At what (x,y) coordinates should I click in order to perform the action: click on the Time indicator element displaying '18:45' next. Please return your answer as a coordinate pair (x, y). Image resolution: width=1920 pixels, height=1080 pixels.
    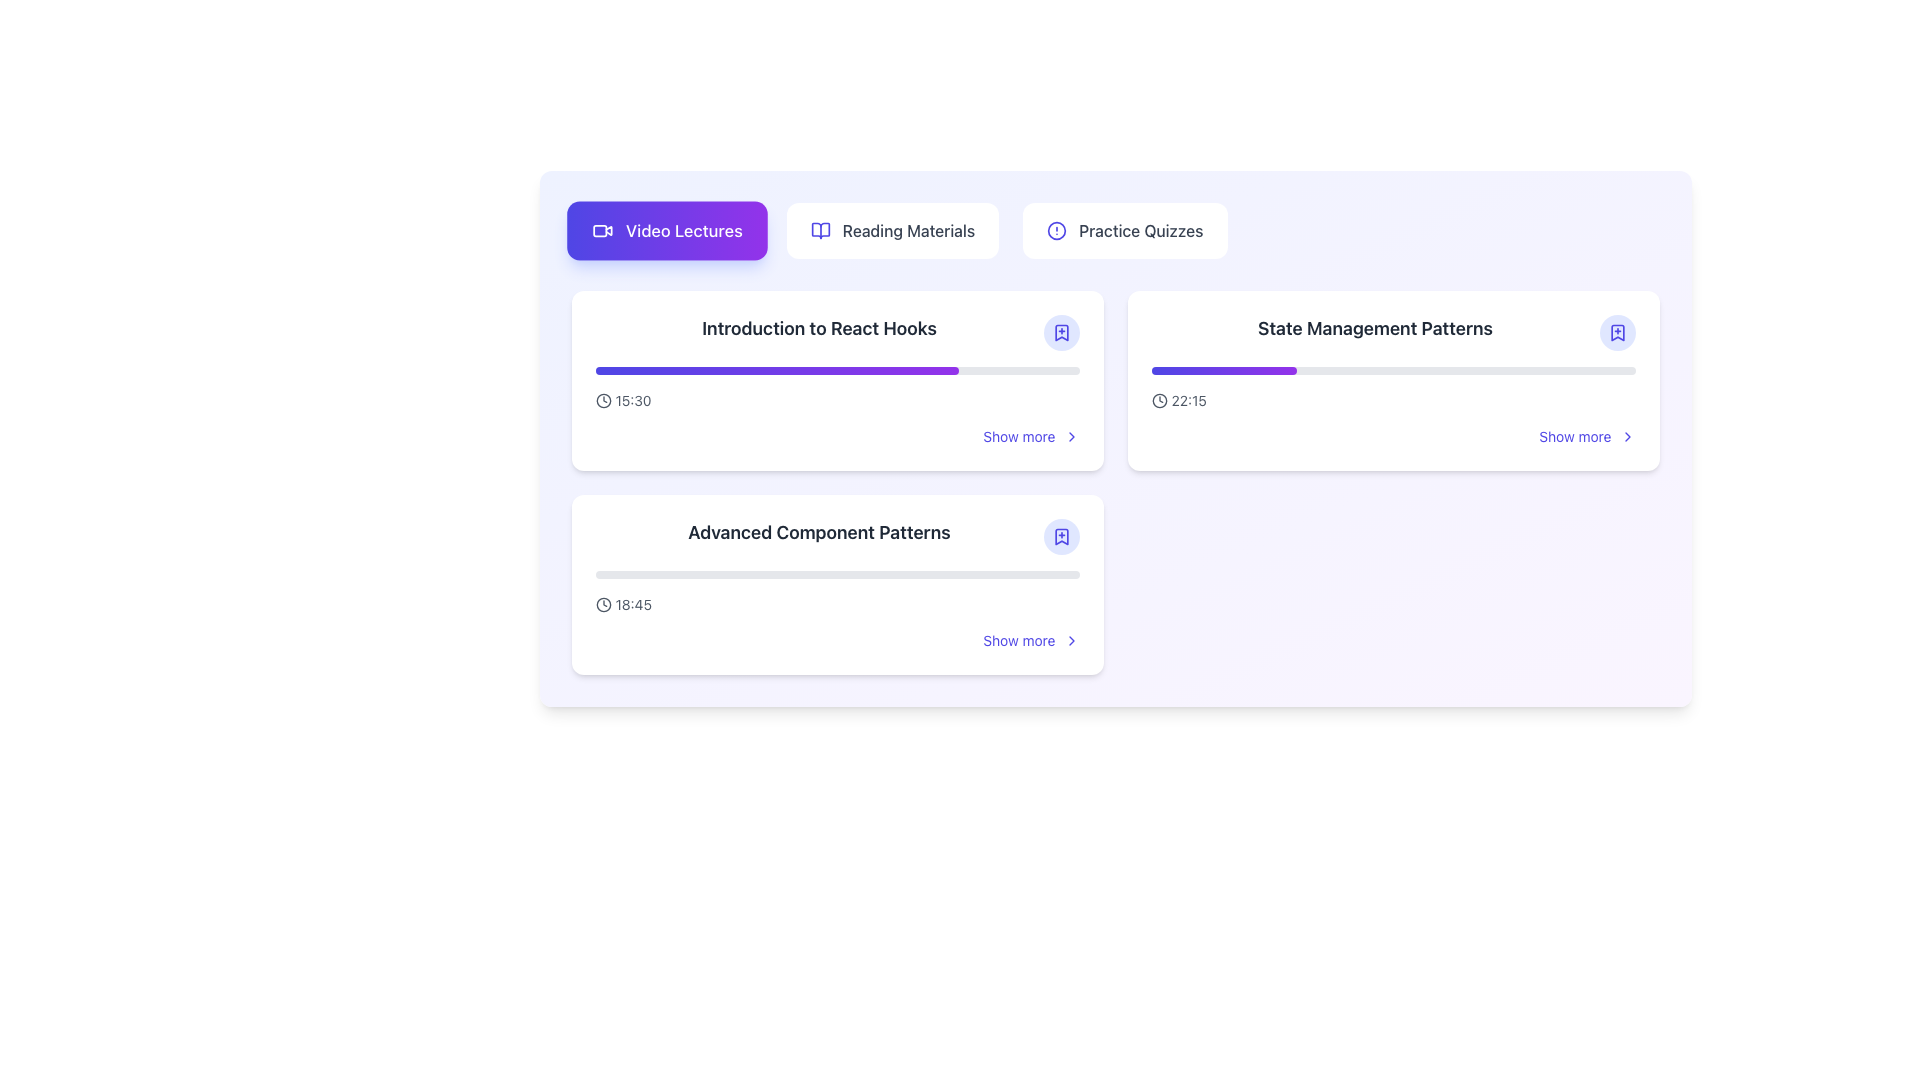
    Looking at the image, I should click on (622, 604).